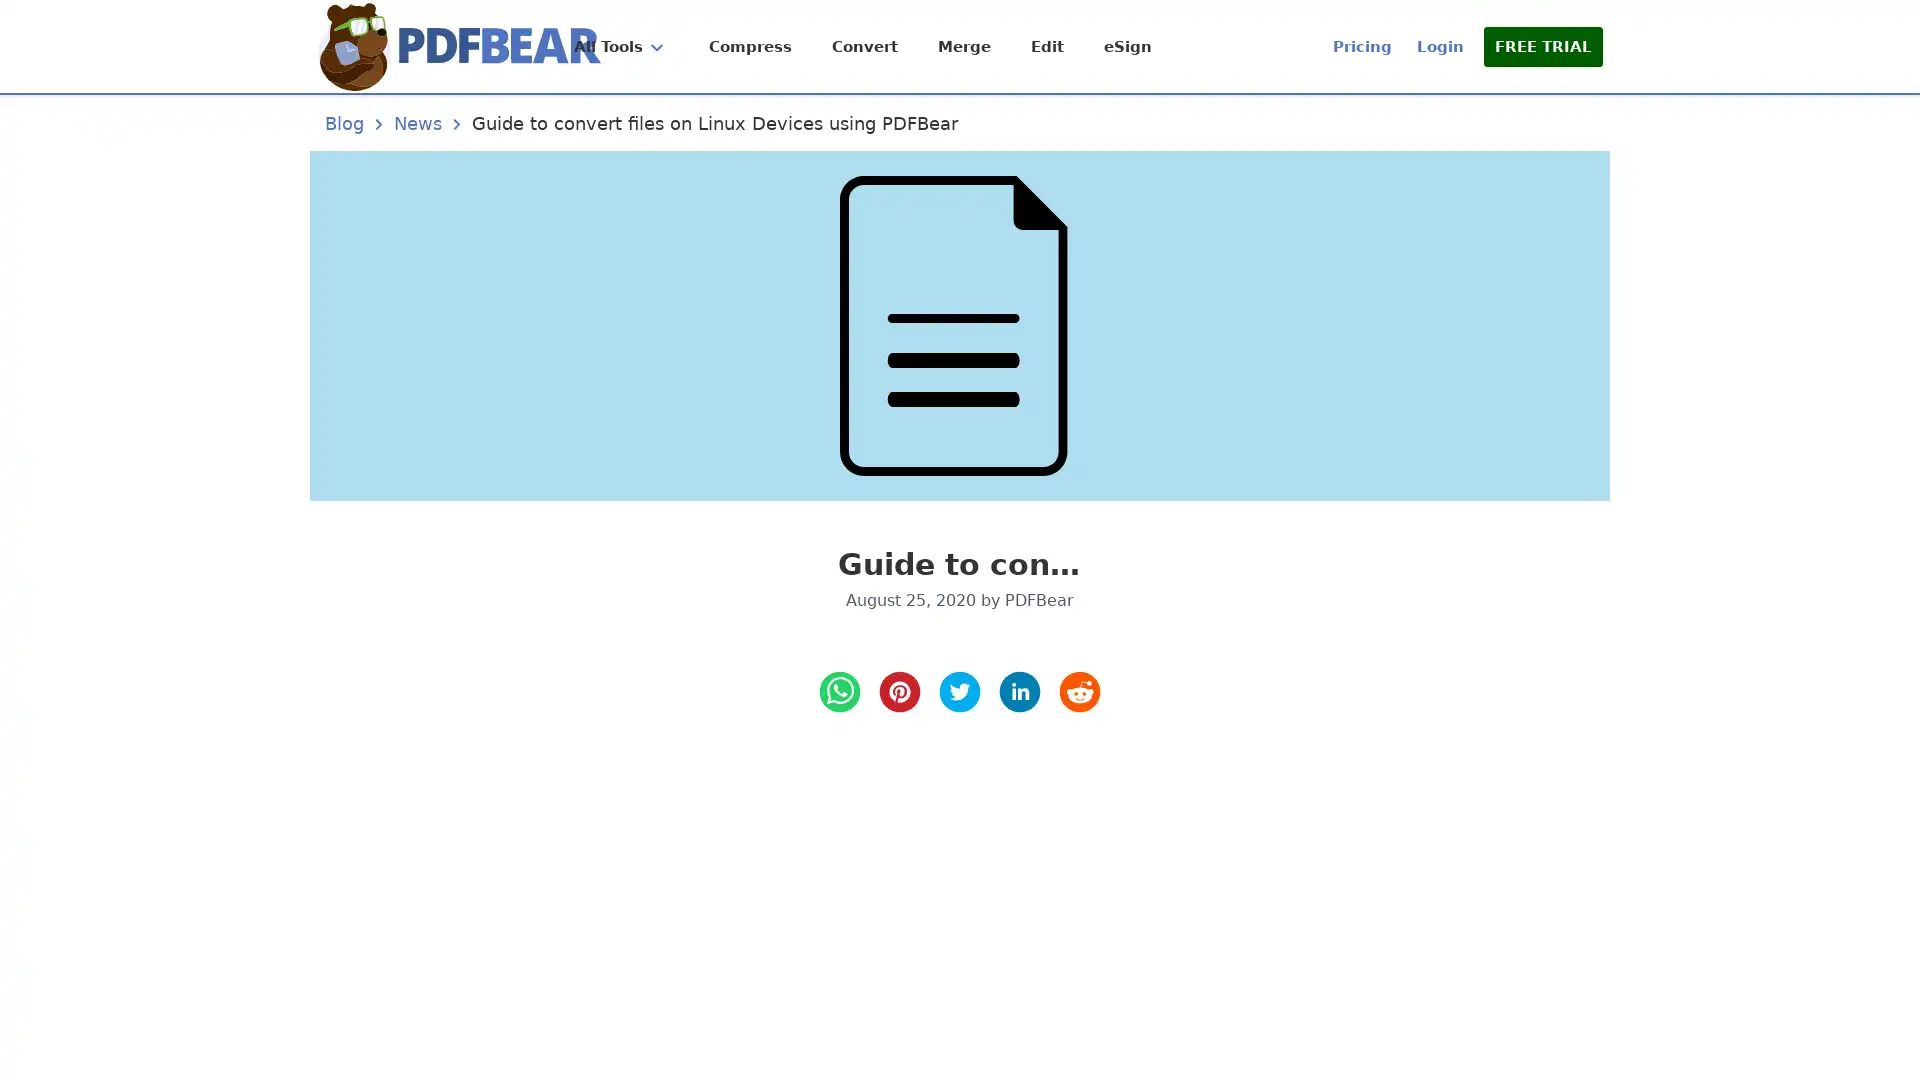 The width and height of the screenshot is (1920, 1080). I want to click on reddit, so click(1079, 690).